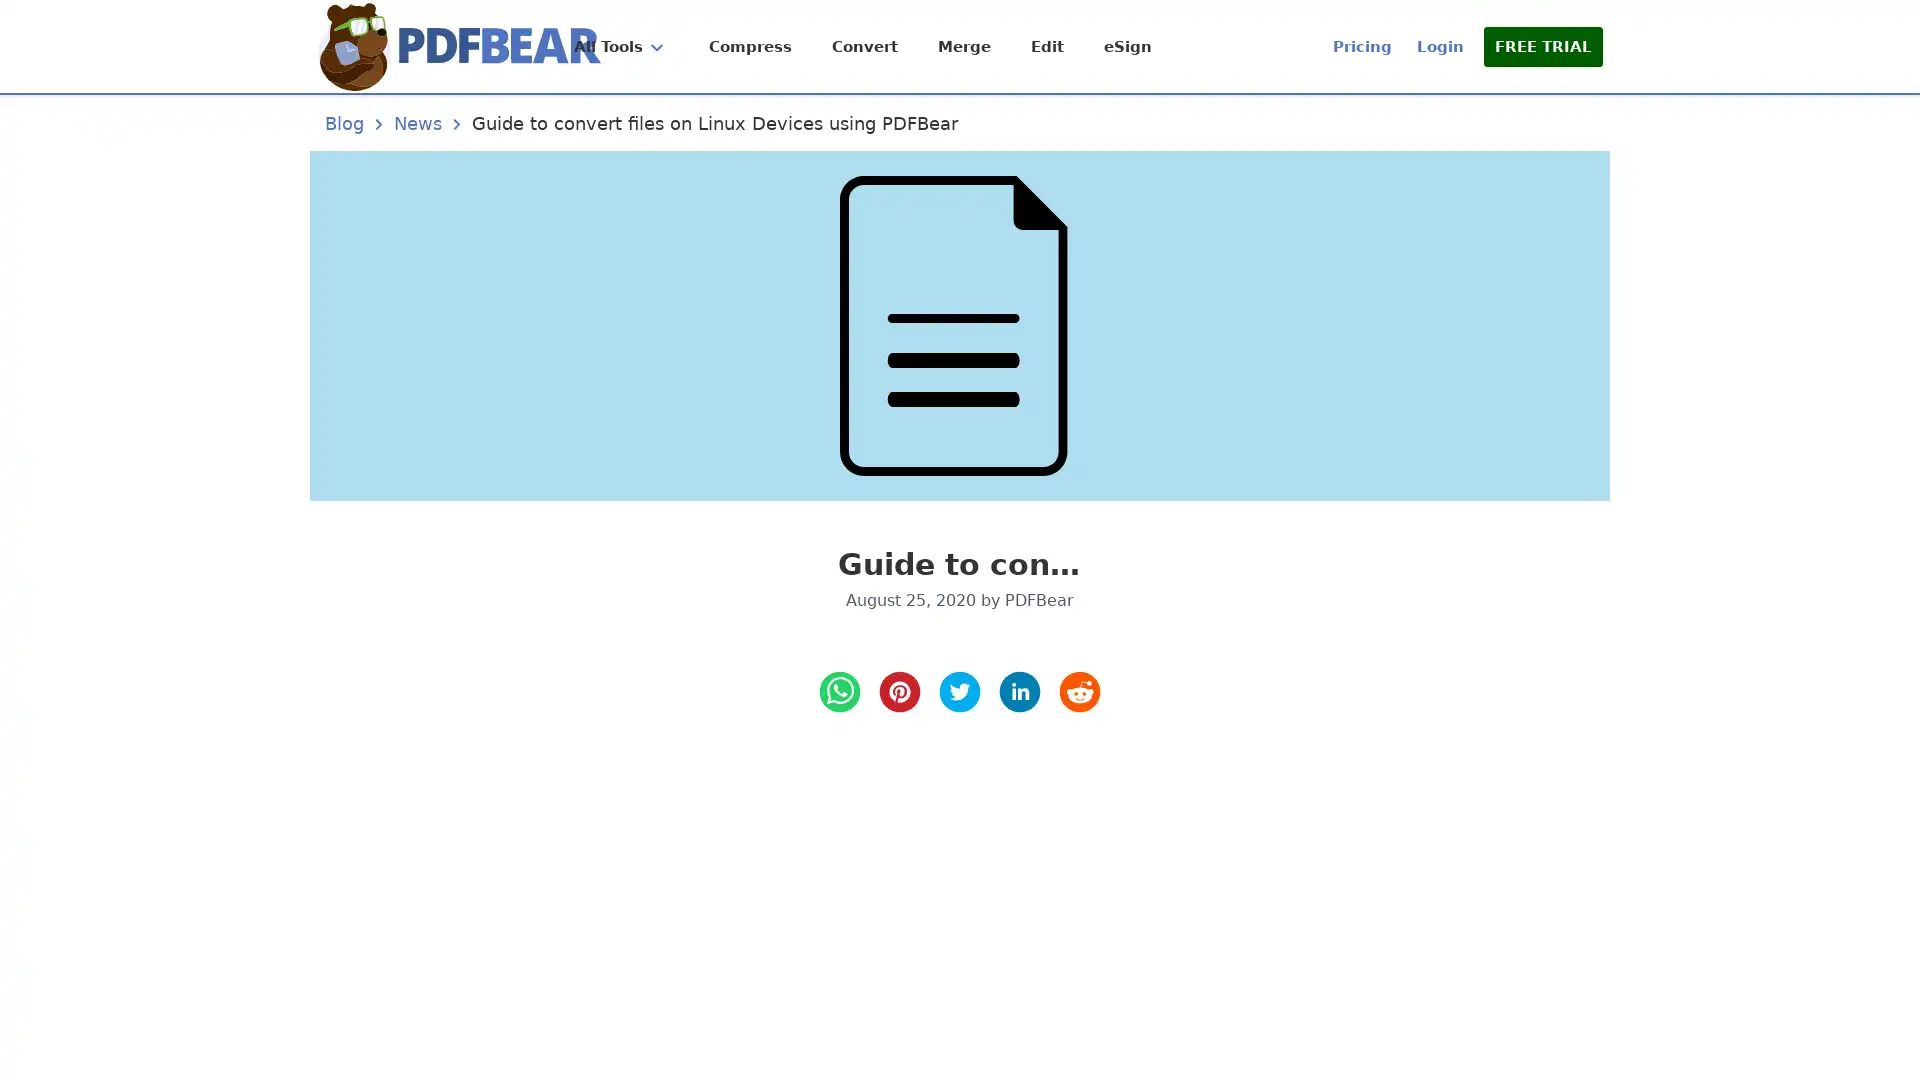 The width and height of the screenshot is (1920, 1080). I want to click on reddit, so click(1079, 690).